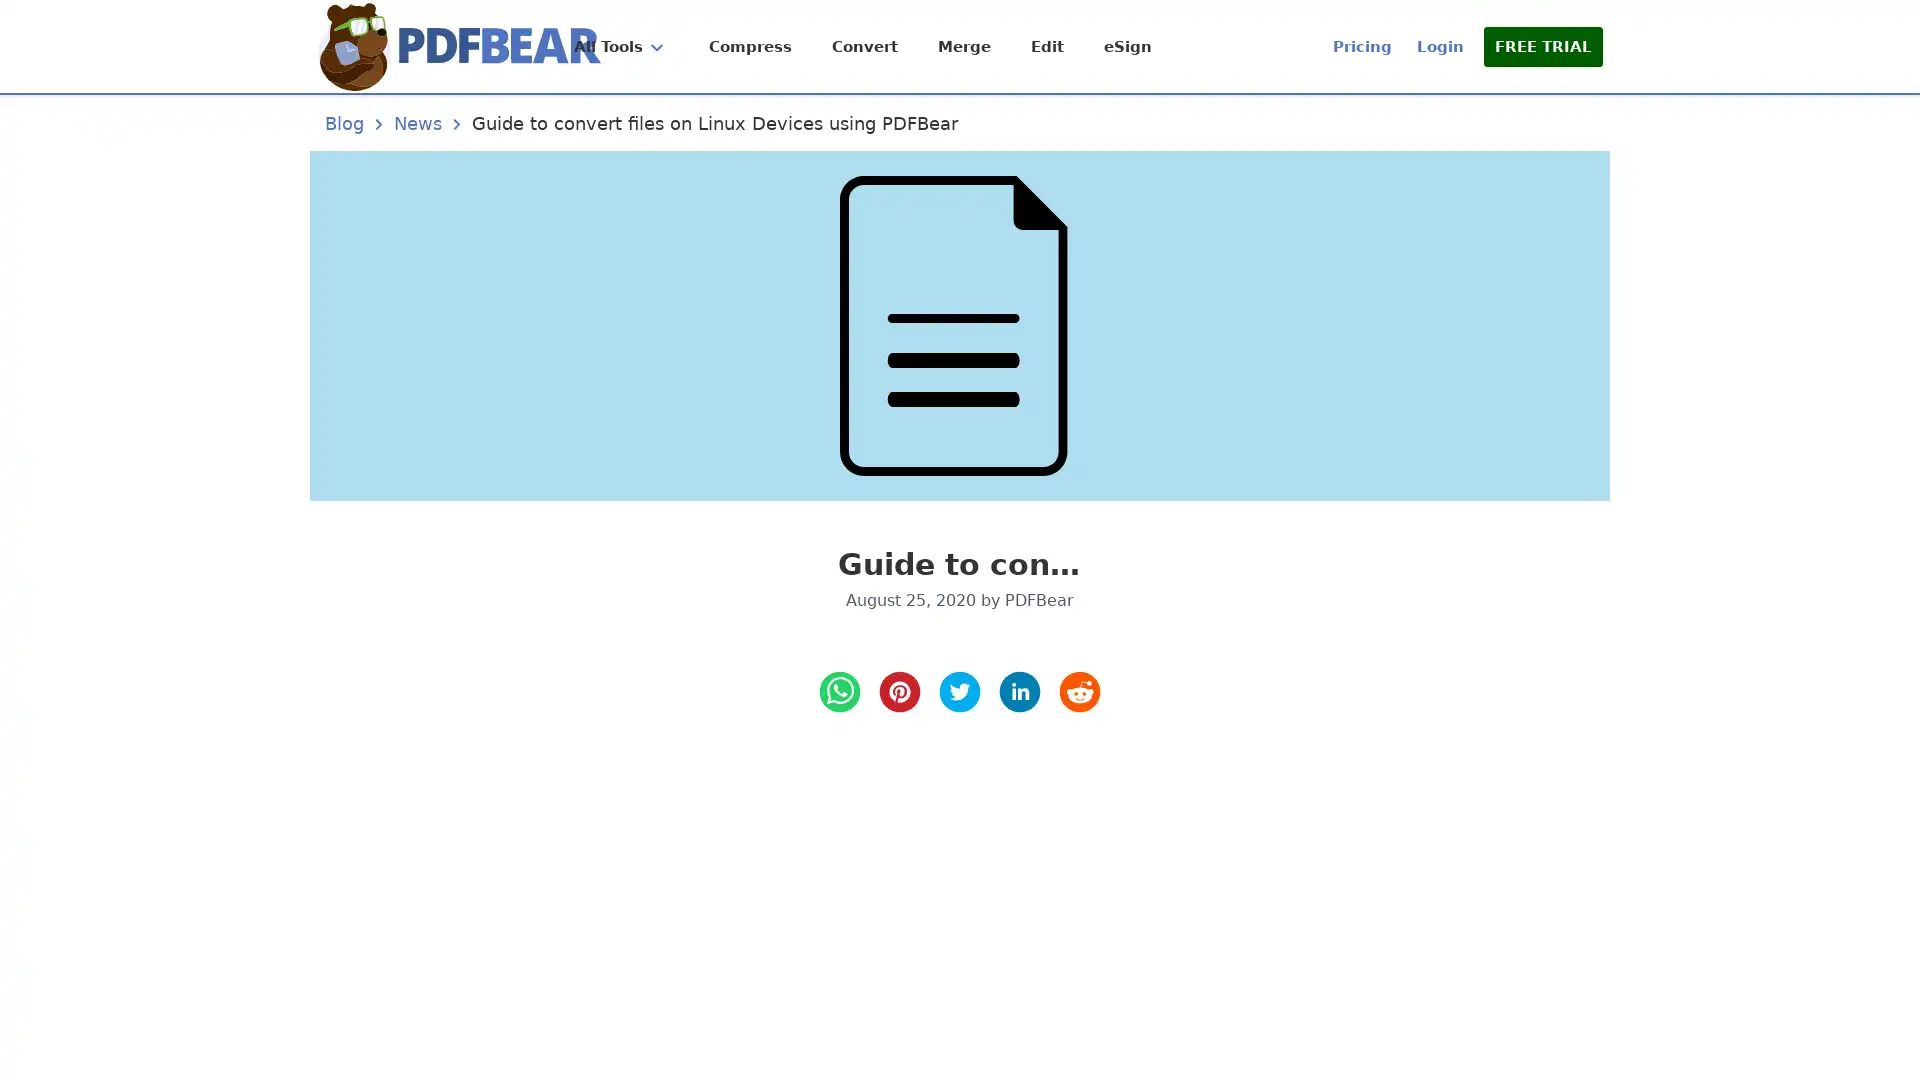 The width and height of the screenshot is (1920, 1080). I want to click on reddit, so click(1079, 690).